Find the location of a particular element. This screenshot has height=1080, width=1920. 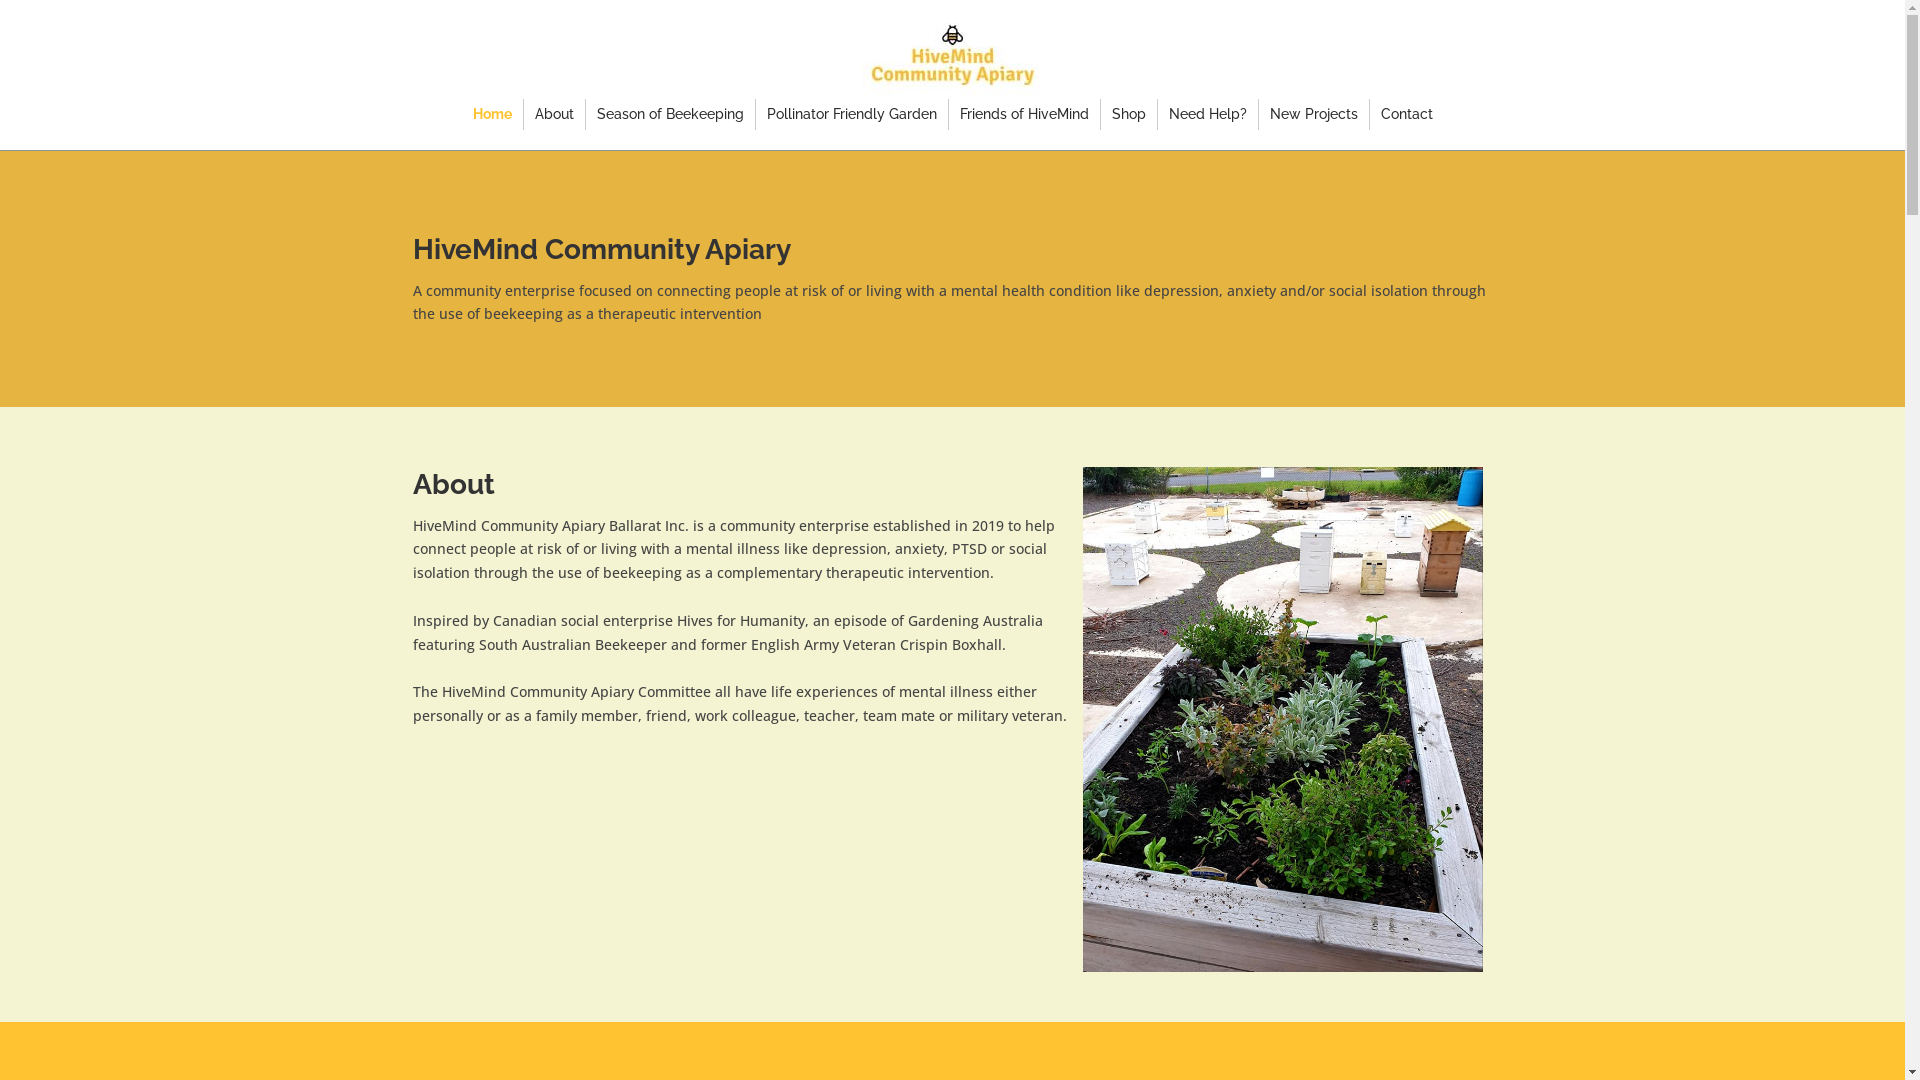

'Contact' is located at coordinates (1379, 114).